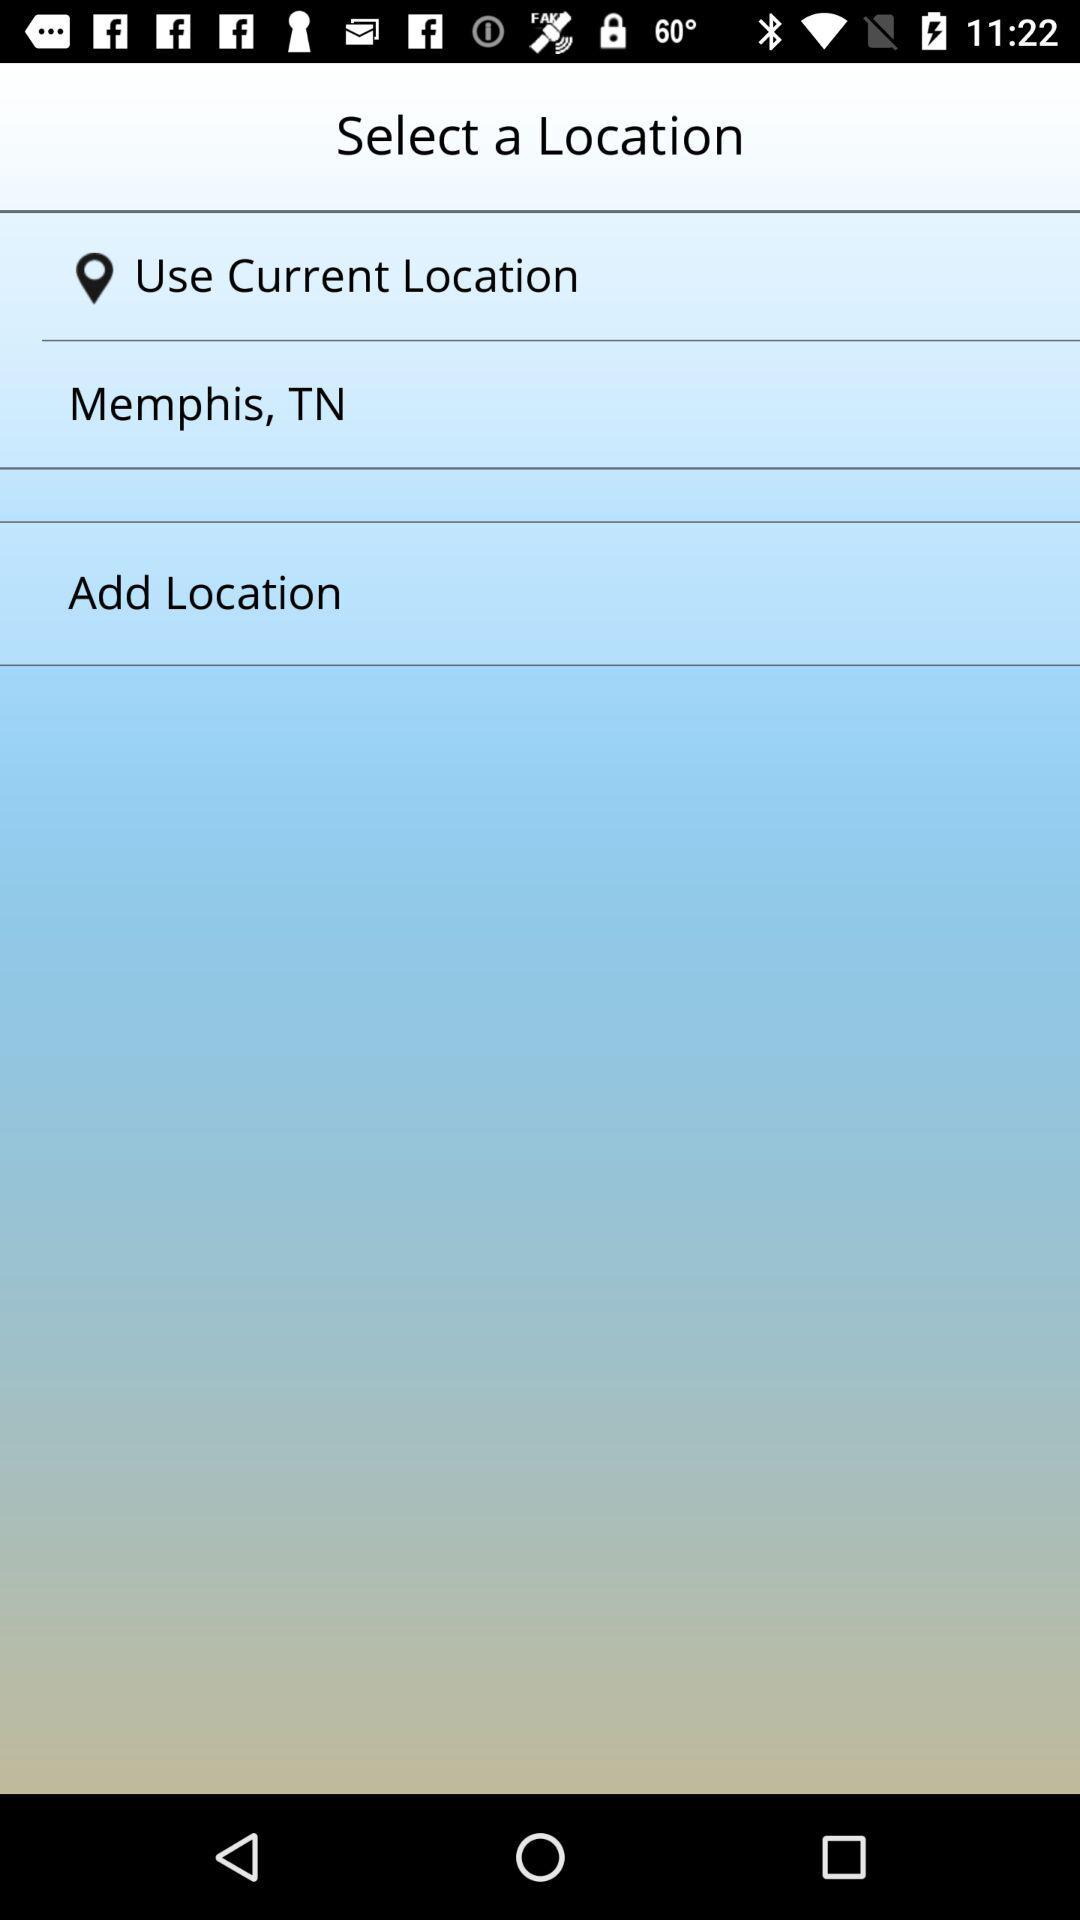  Describe the element at coordinates (514, 403) in the screenshot. I see `the text above add location` at that location.